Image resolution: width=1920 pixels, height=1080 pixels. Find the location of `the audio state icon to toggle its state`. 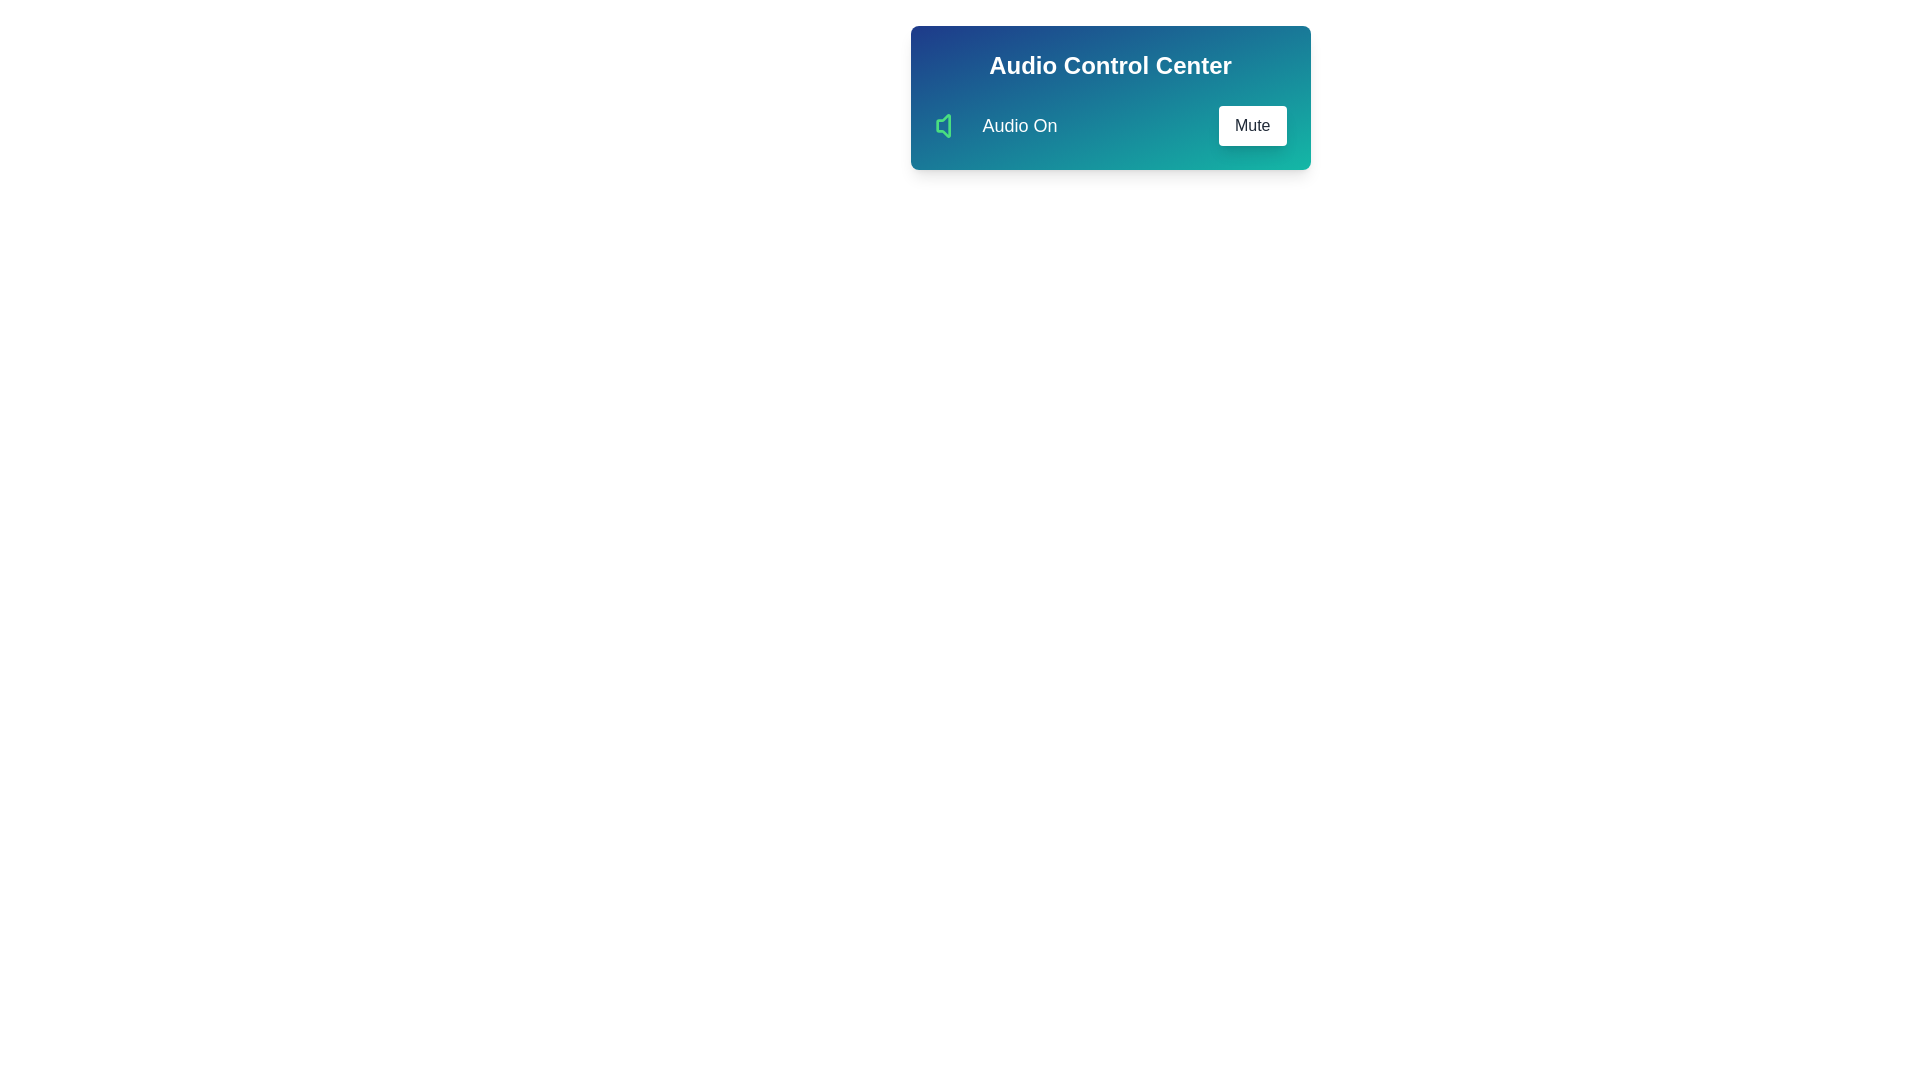

the audio state icon to toggle its state is located at coordinates (949, 126).